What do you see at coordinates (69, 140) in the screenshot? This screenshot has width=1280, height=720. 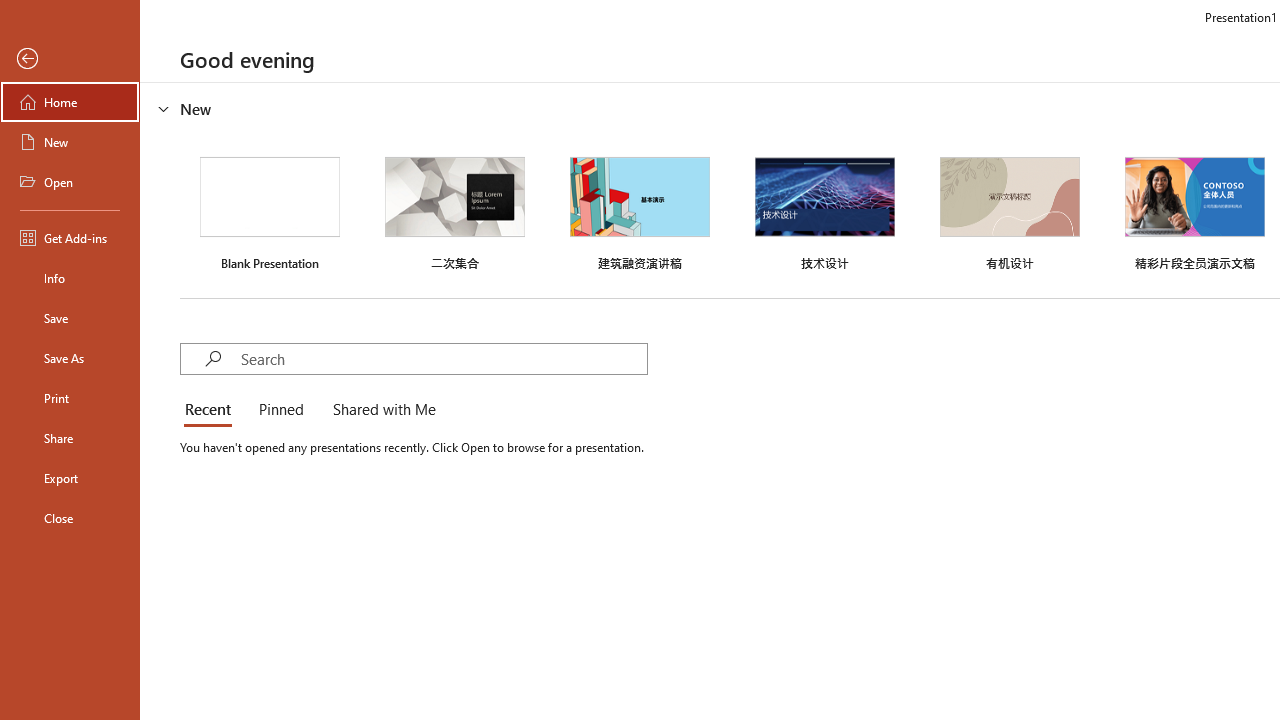 I see `'New'` at bounding box center [69, 140].